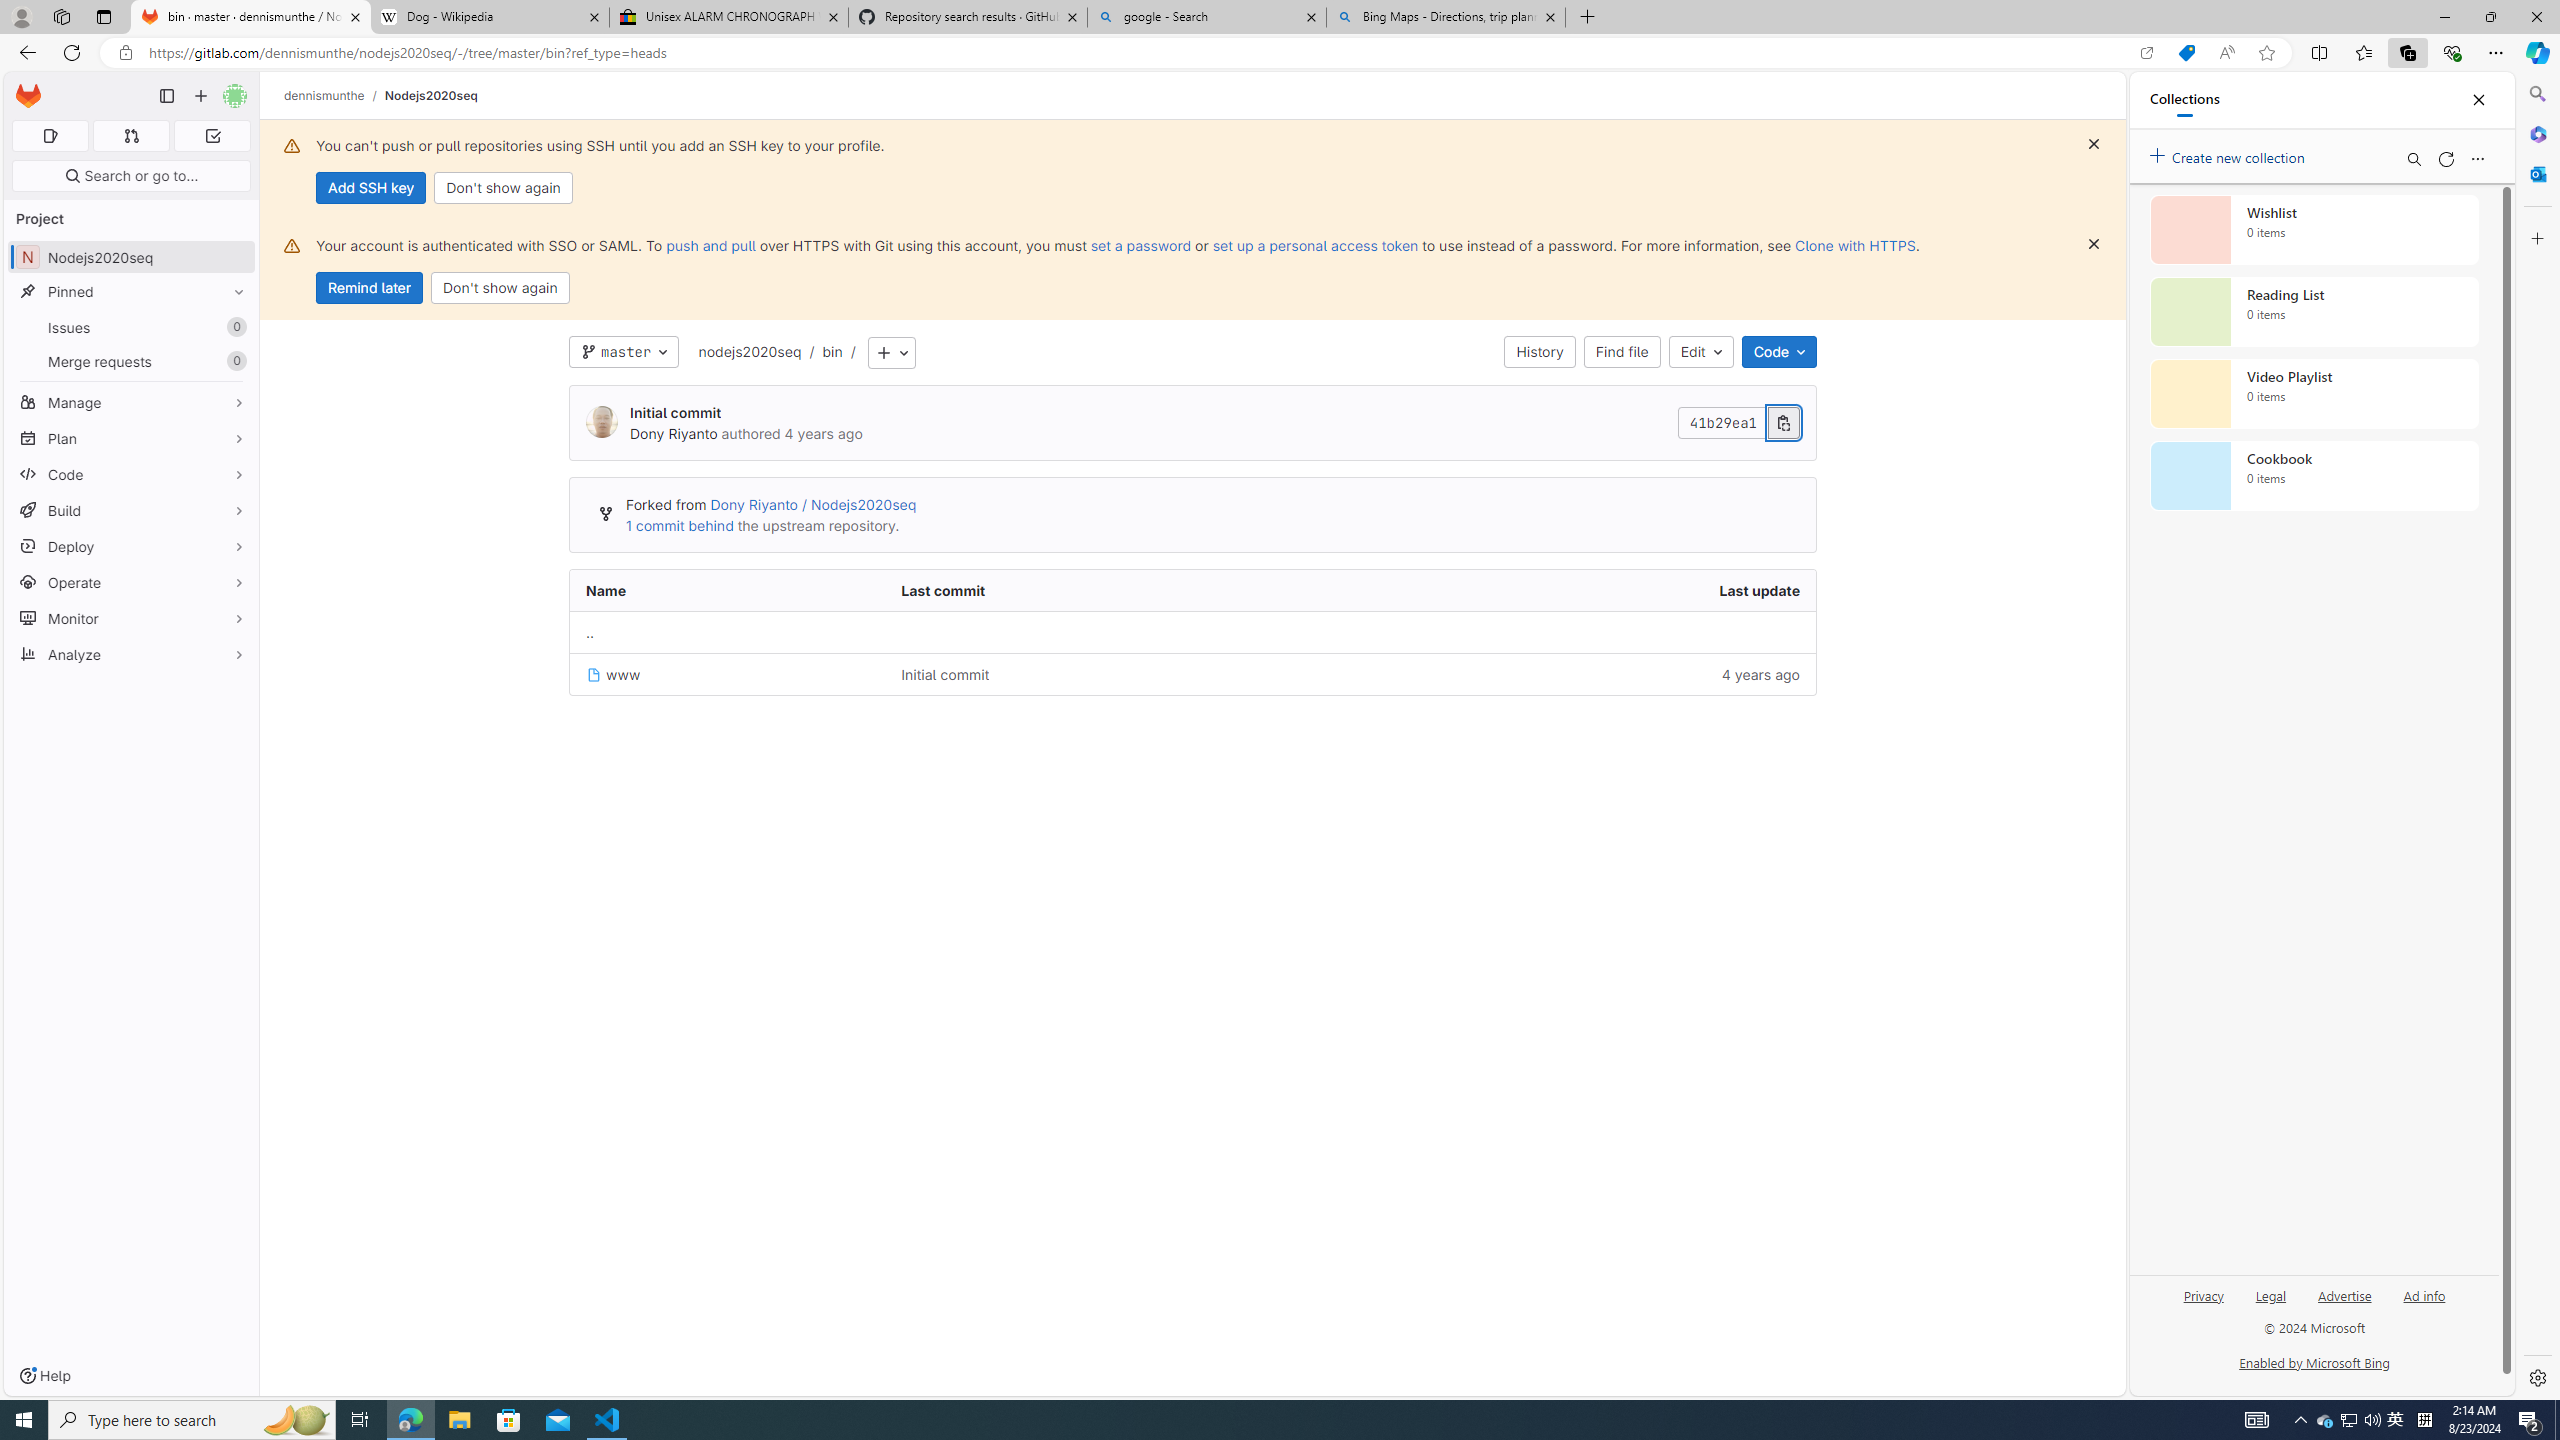  I want to click on 'Build', so click(130, 509).